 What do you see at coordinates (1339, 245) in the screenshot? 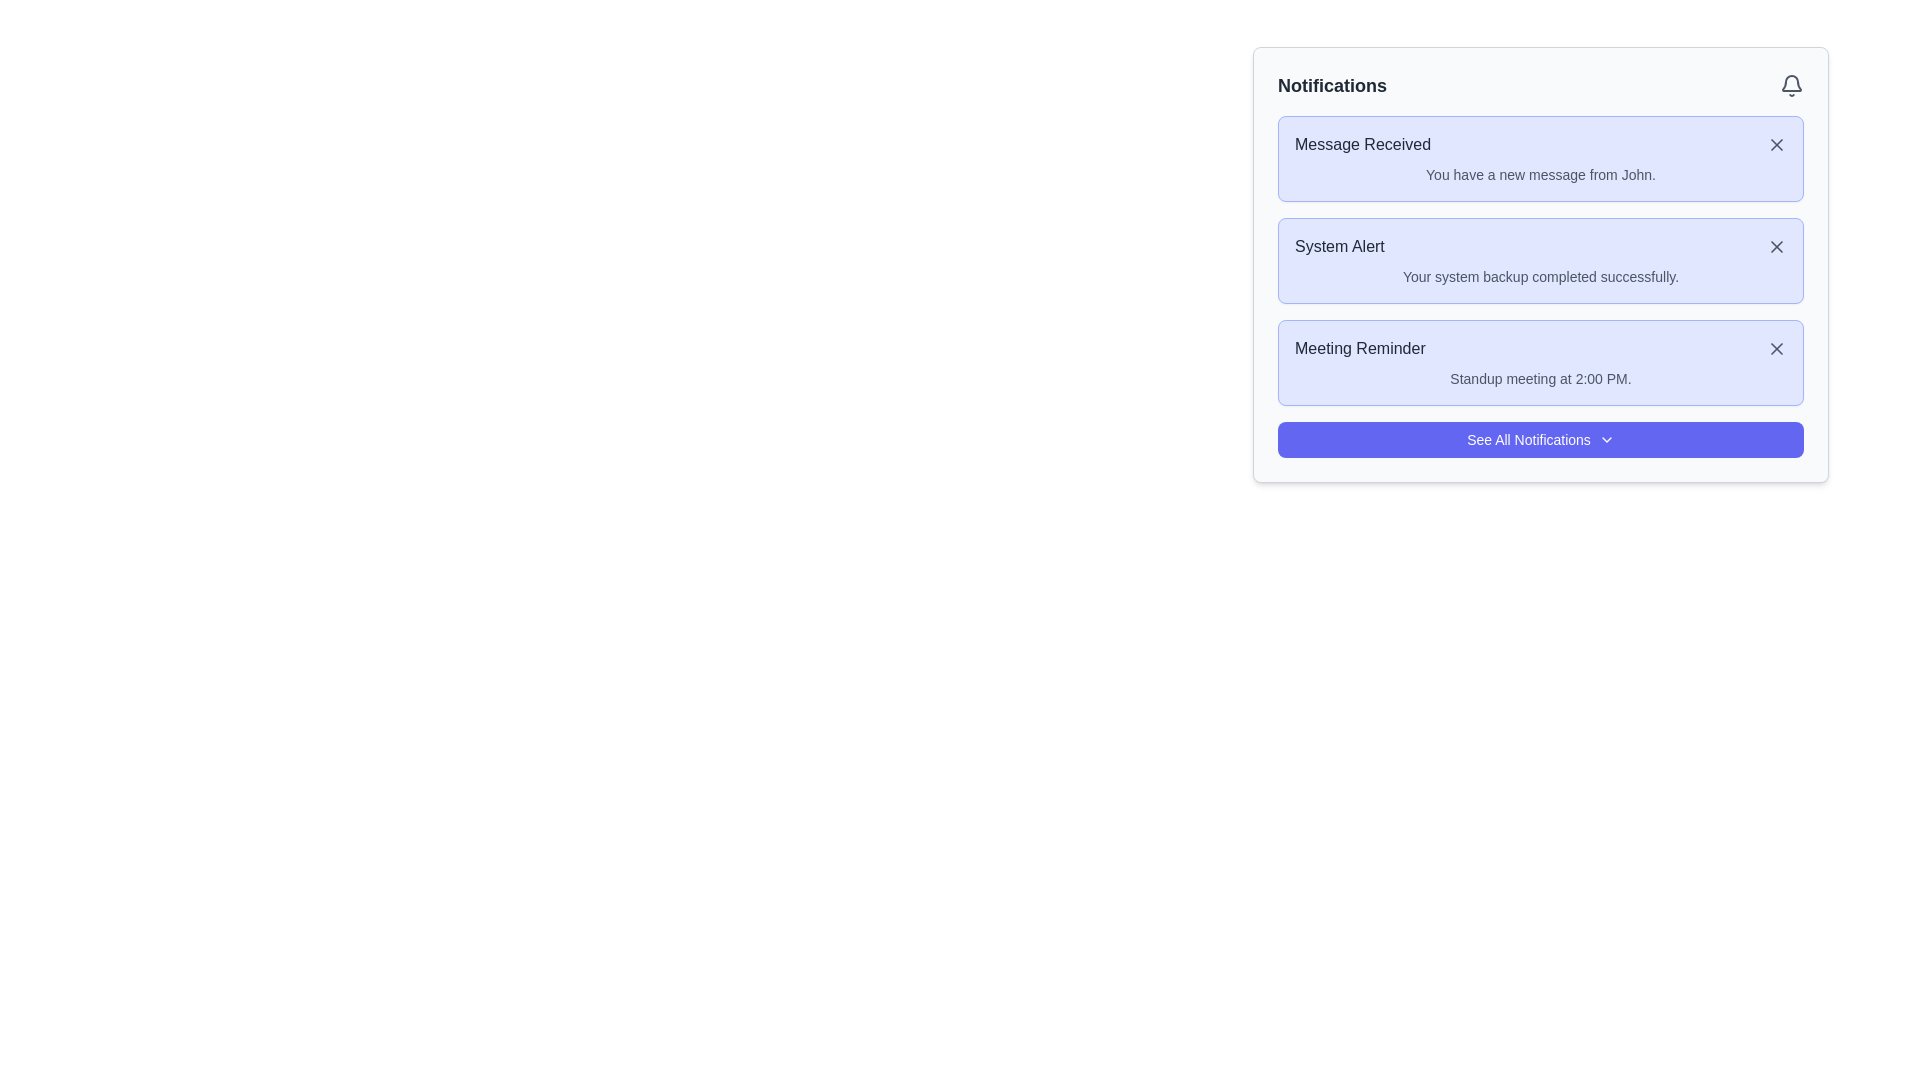
I see `the Text Label that serves as the title or header for its notification card, located in the second notification block from the top of the notification panel` at bounding box center [1339, 245].